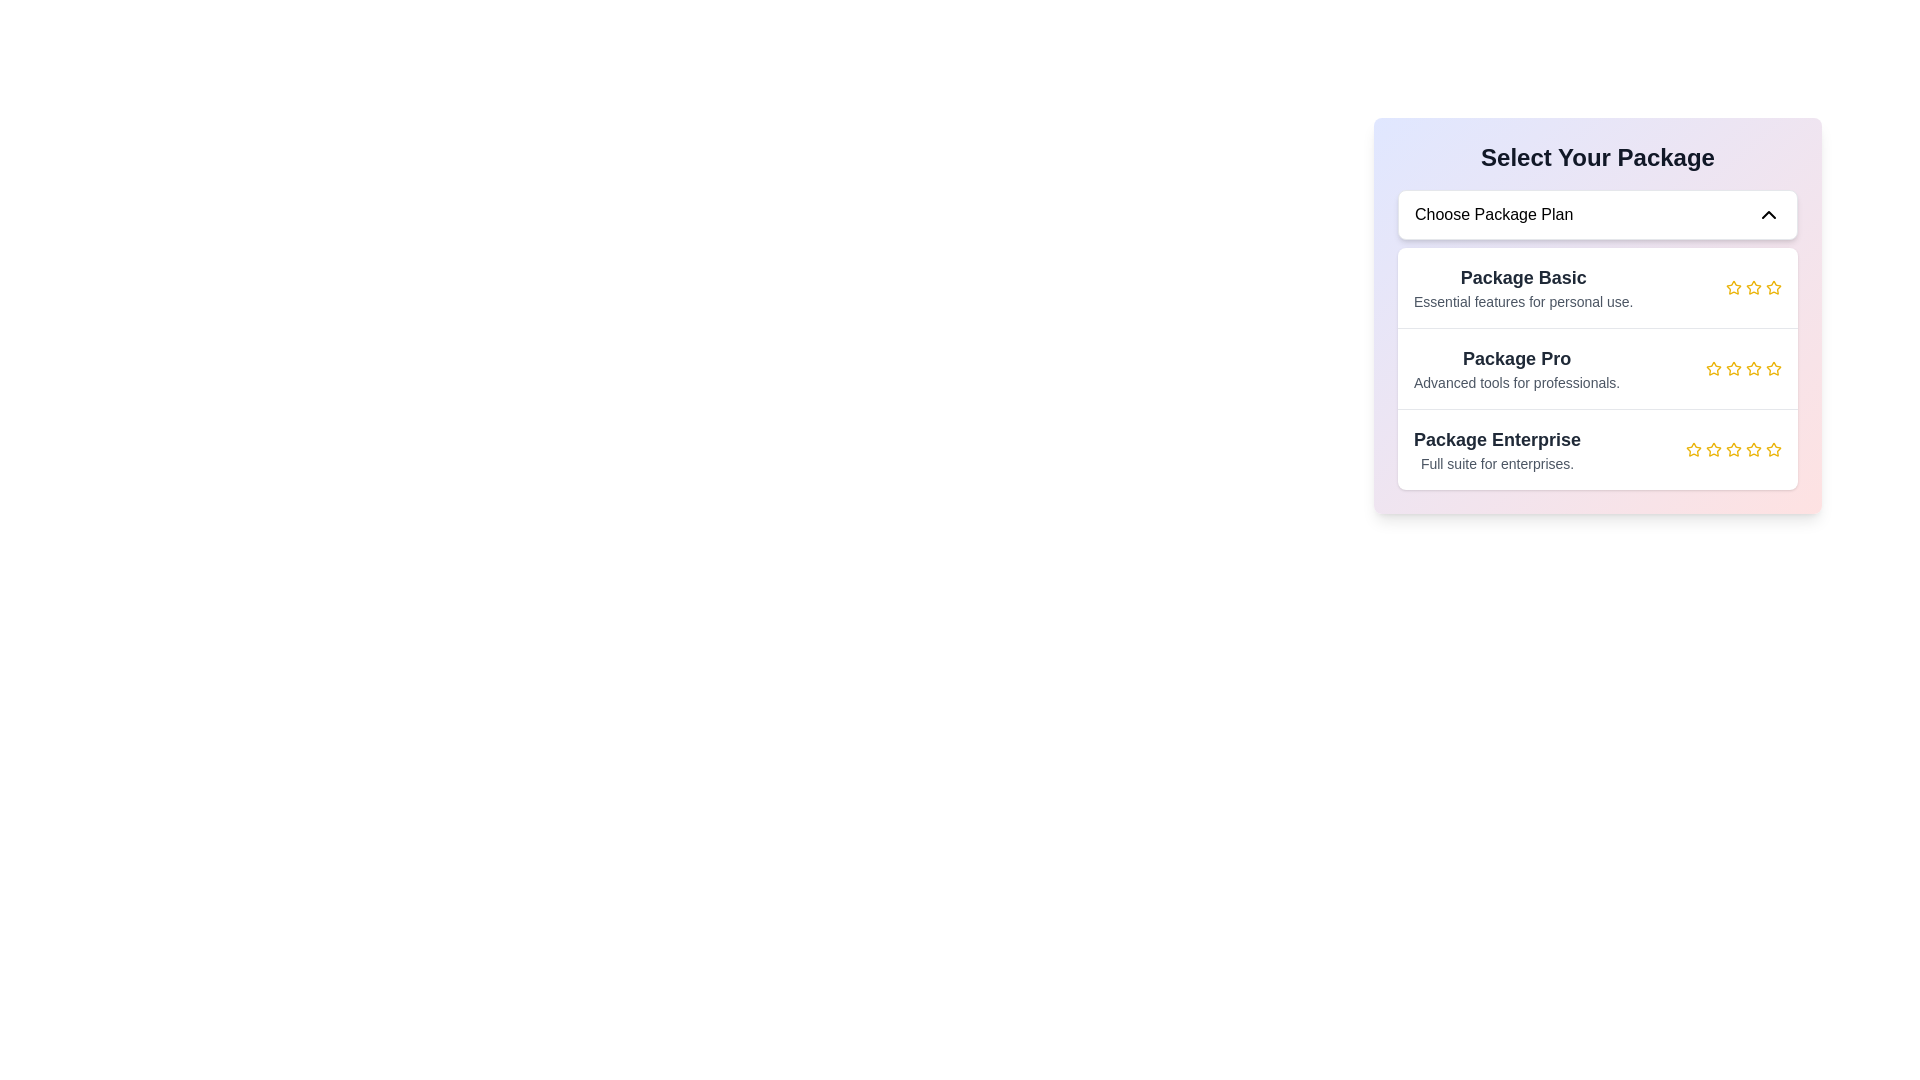 The width and height of the screenshot is (1920, 1080). Describe the element at coordinates (1597, 369) in the screenshot. I see `the 'Package Pro' selectable list item` at that location.